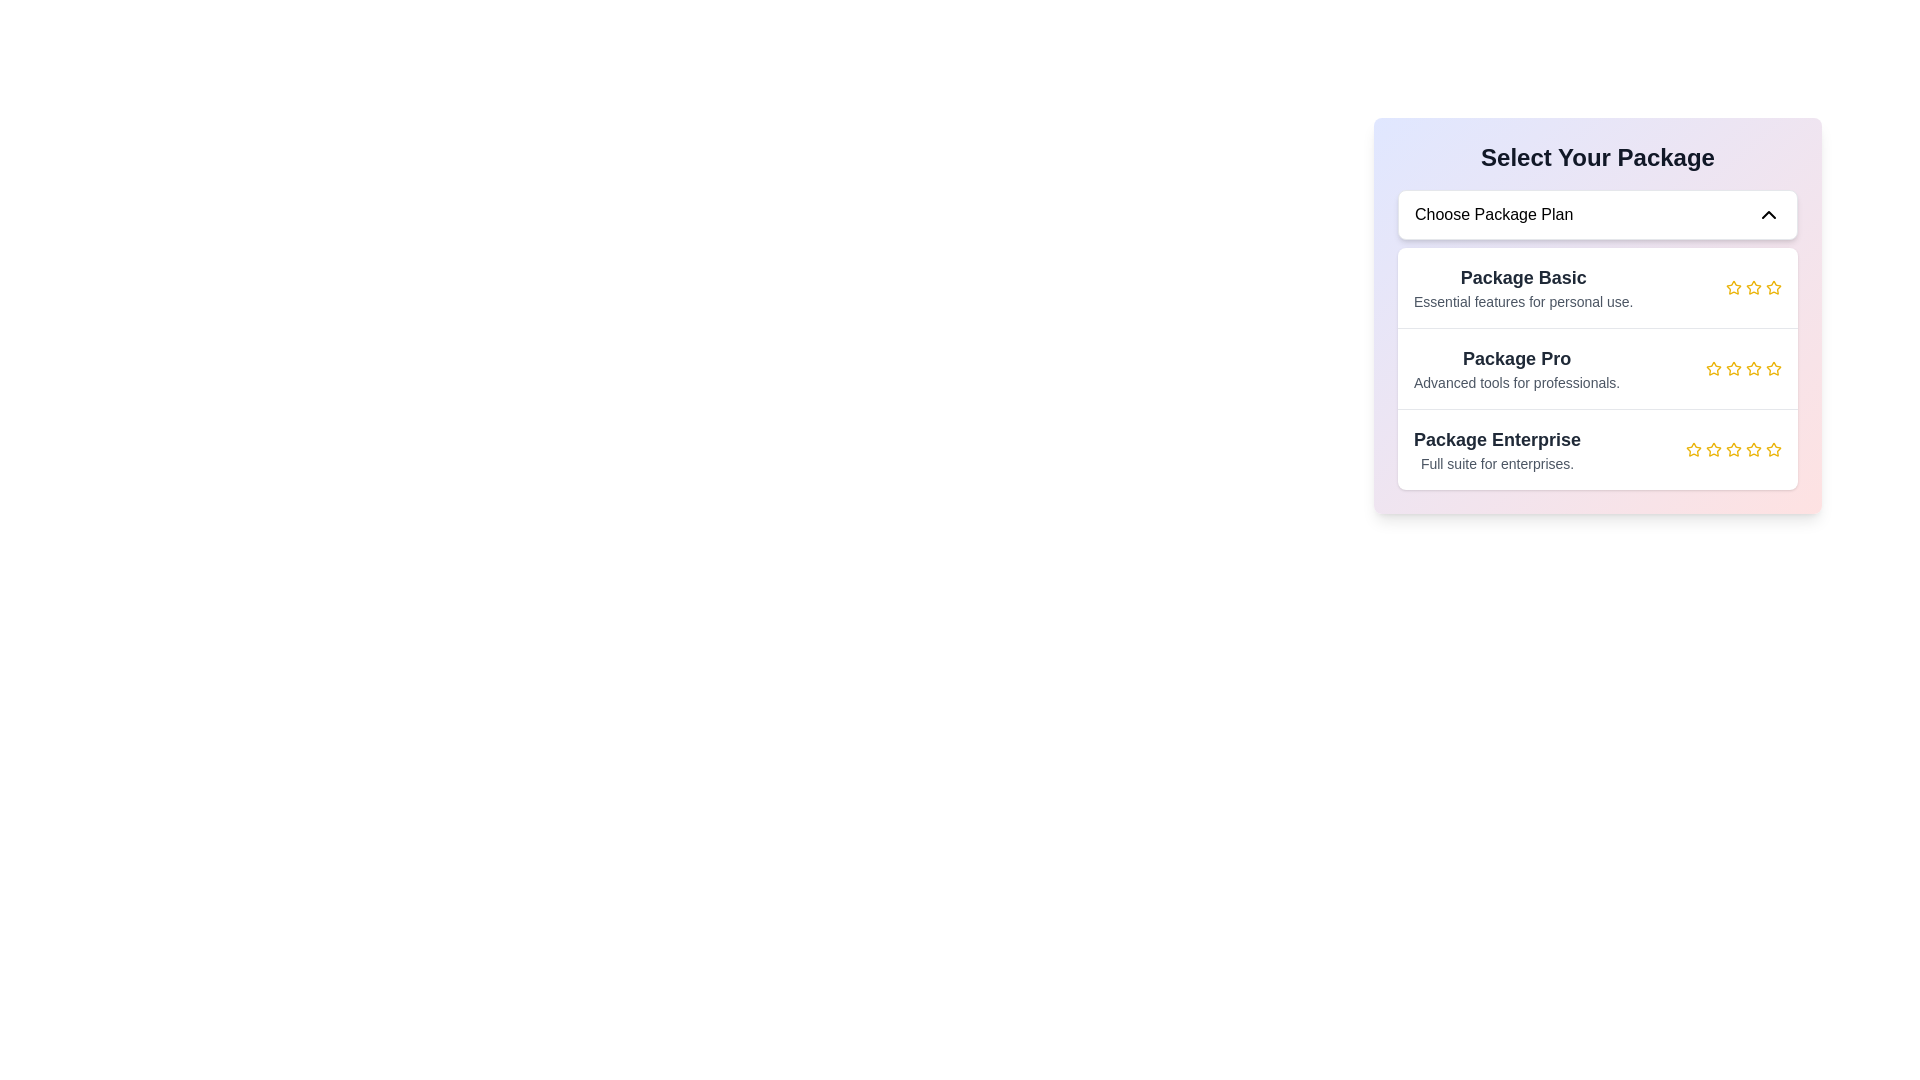 The width and height of the screenshot is (1920, 1080). Describe the element at coordinates (1597, 369) in the screenshot. I see `the 'Package Pro' selectable list item` at that location.